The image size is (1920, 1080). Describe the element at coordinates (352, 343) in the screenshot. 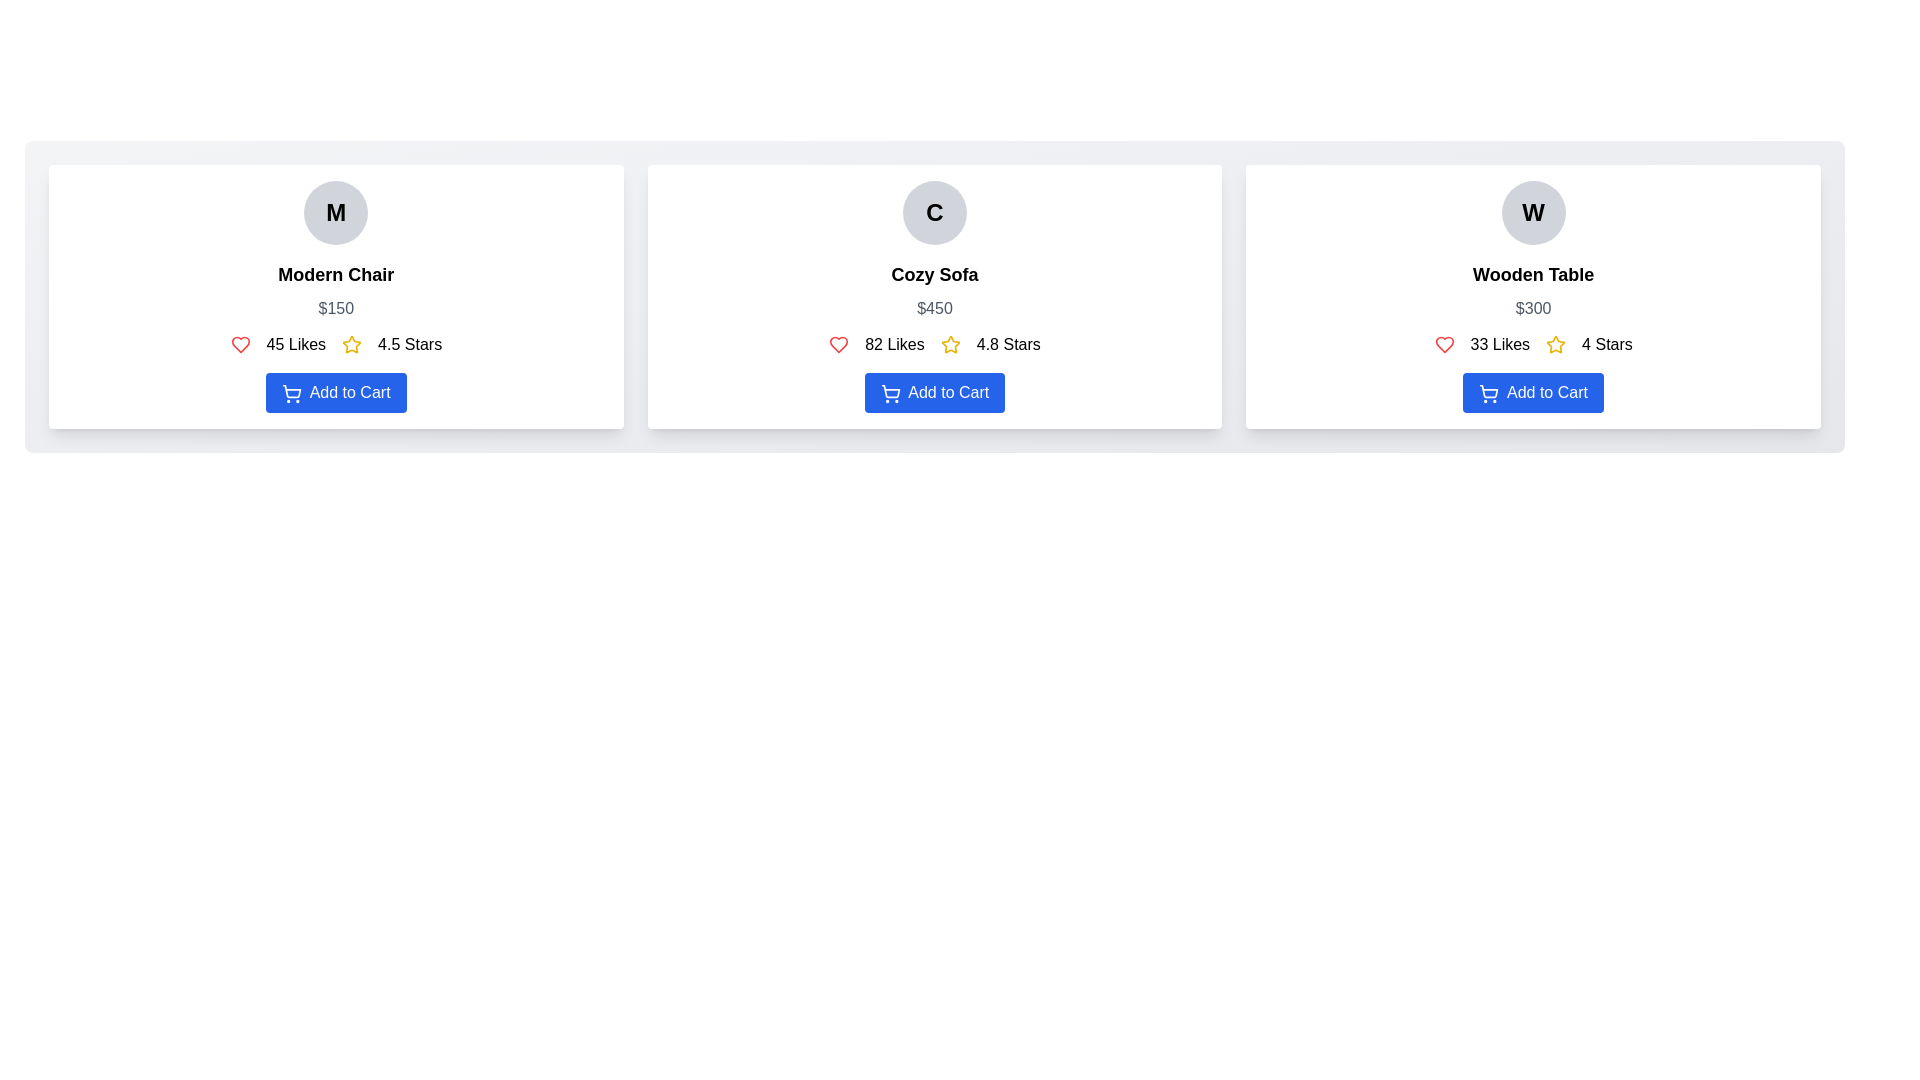

I see `the rating icon located to the right of the '45 Likes' text and immediately left of the '4.5 Stars' text, which represents the average rating for the 'Modern Chair' product` at that location.